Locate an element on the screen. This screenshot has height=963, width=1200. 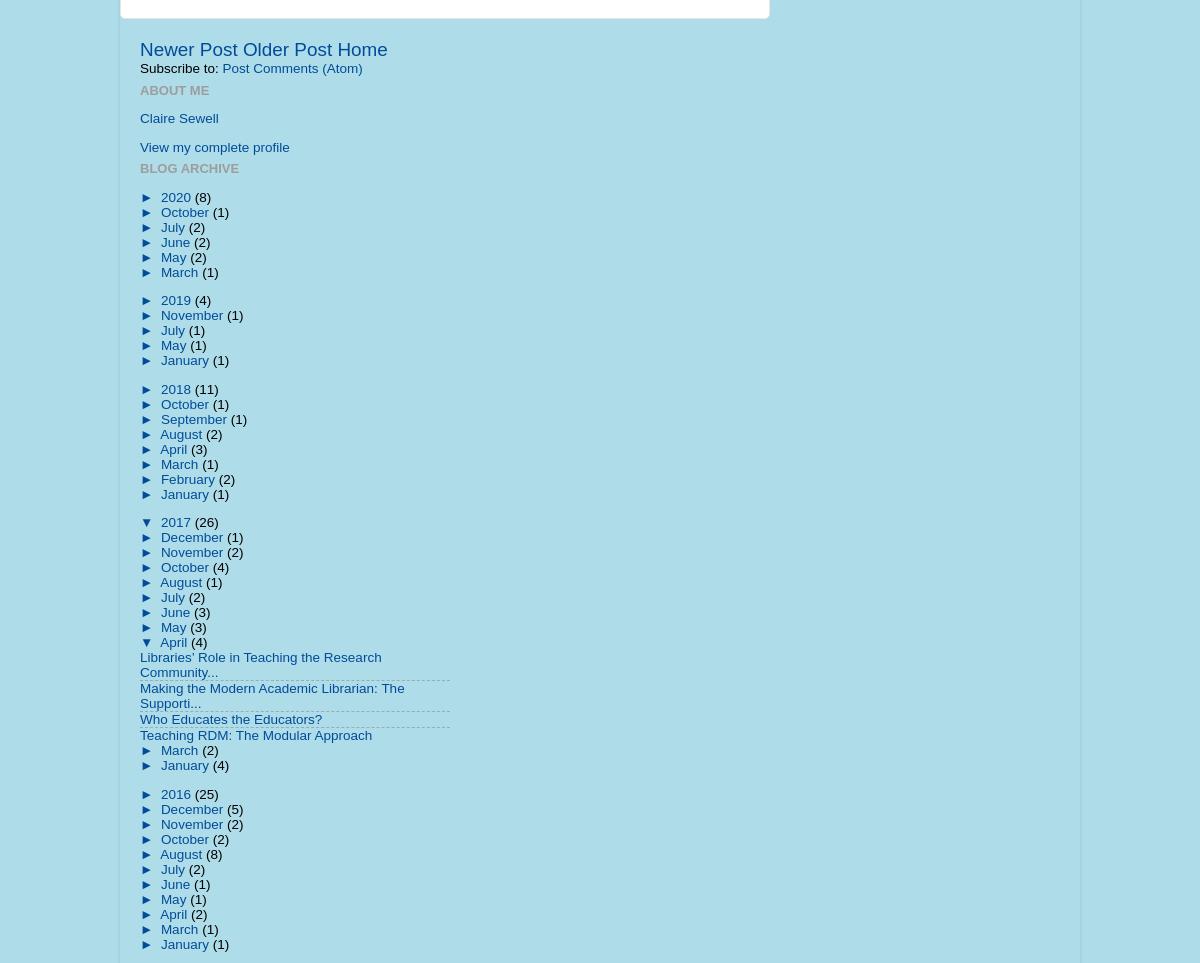
'2020' is located at coordinates (176, 195).